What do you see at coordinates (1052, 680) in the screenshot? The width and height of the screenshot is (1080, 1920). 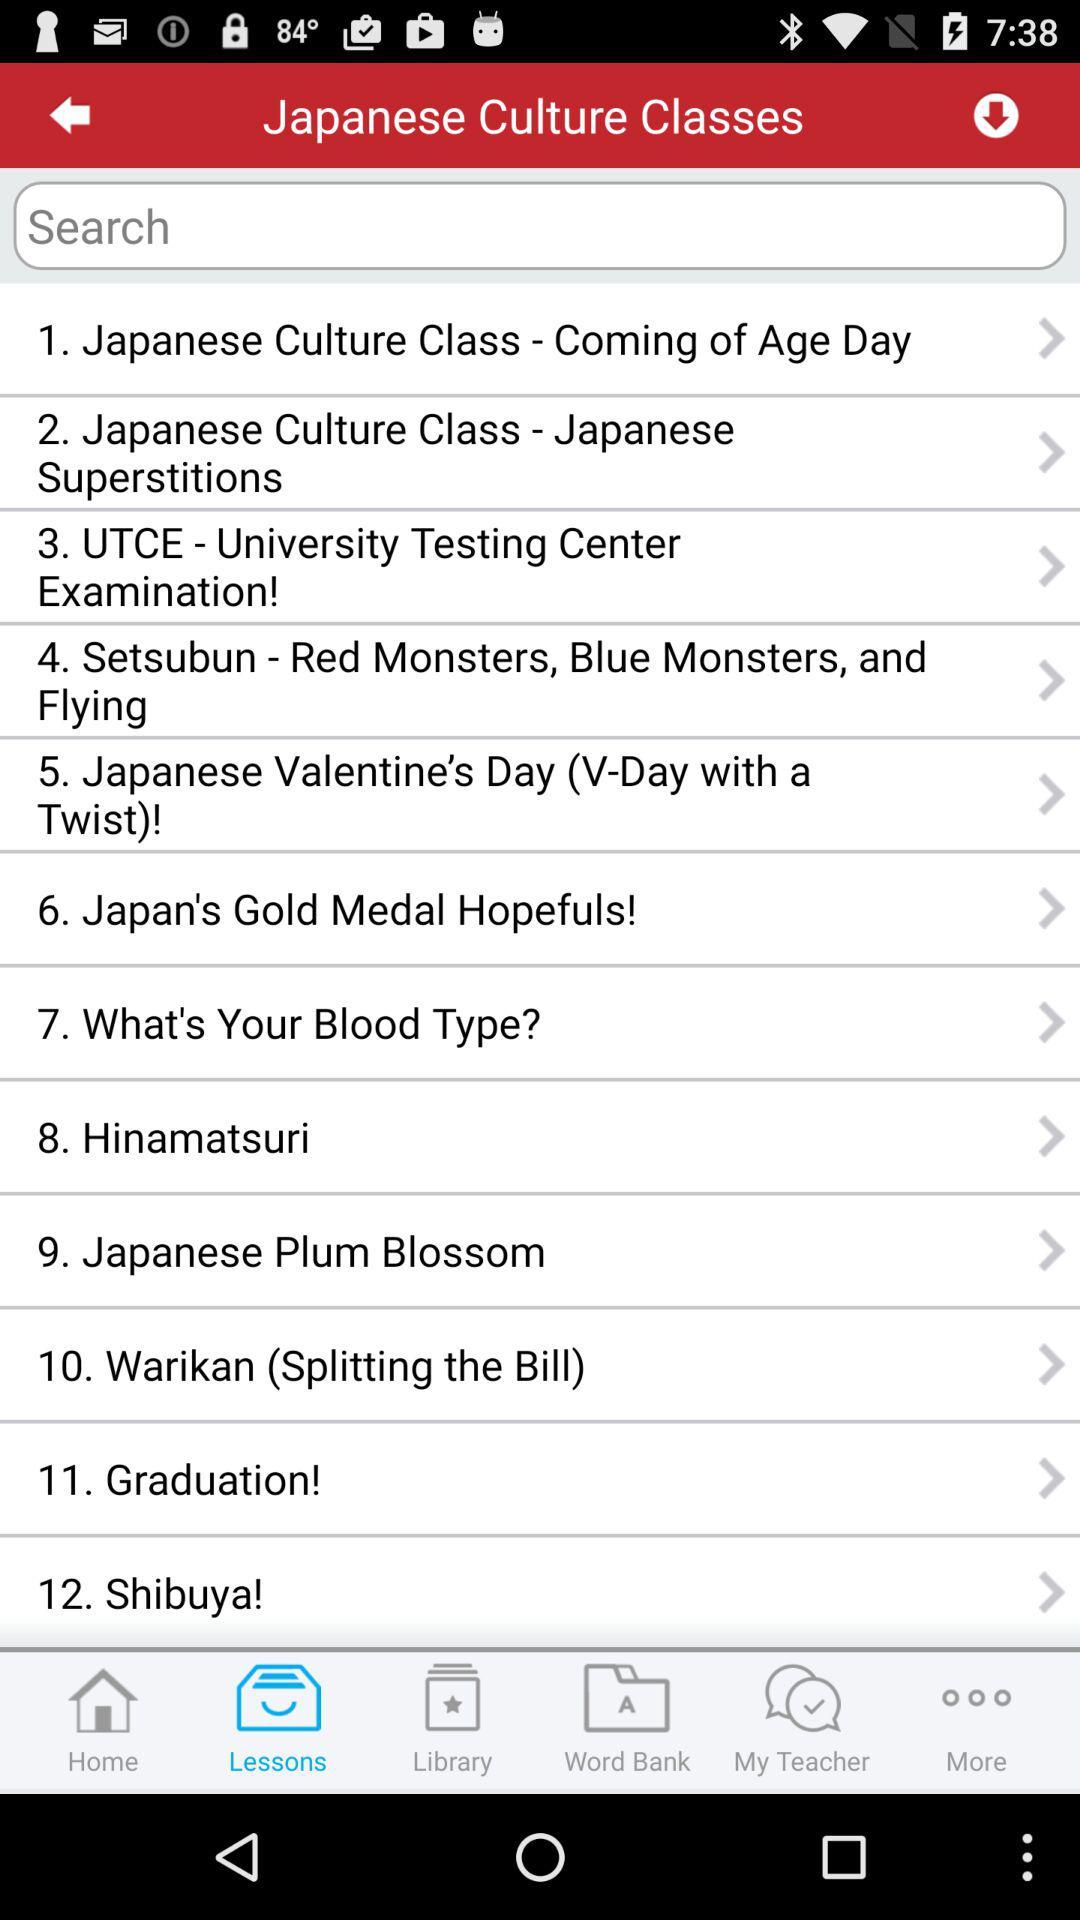 I see `right of fourth option` at bounding box center [1052, 680].